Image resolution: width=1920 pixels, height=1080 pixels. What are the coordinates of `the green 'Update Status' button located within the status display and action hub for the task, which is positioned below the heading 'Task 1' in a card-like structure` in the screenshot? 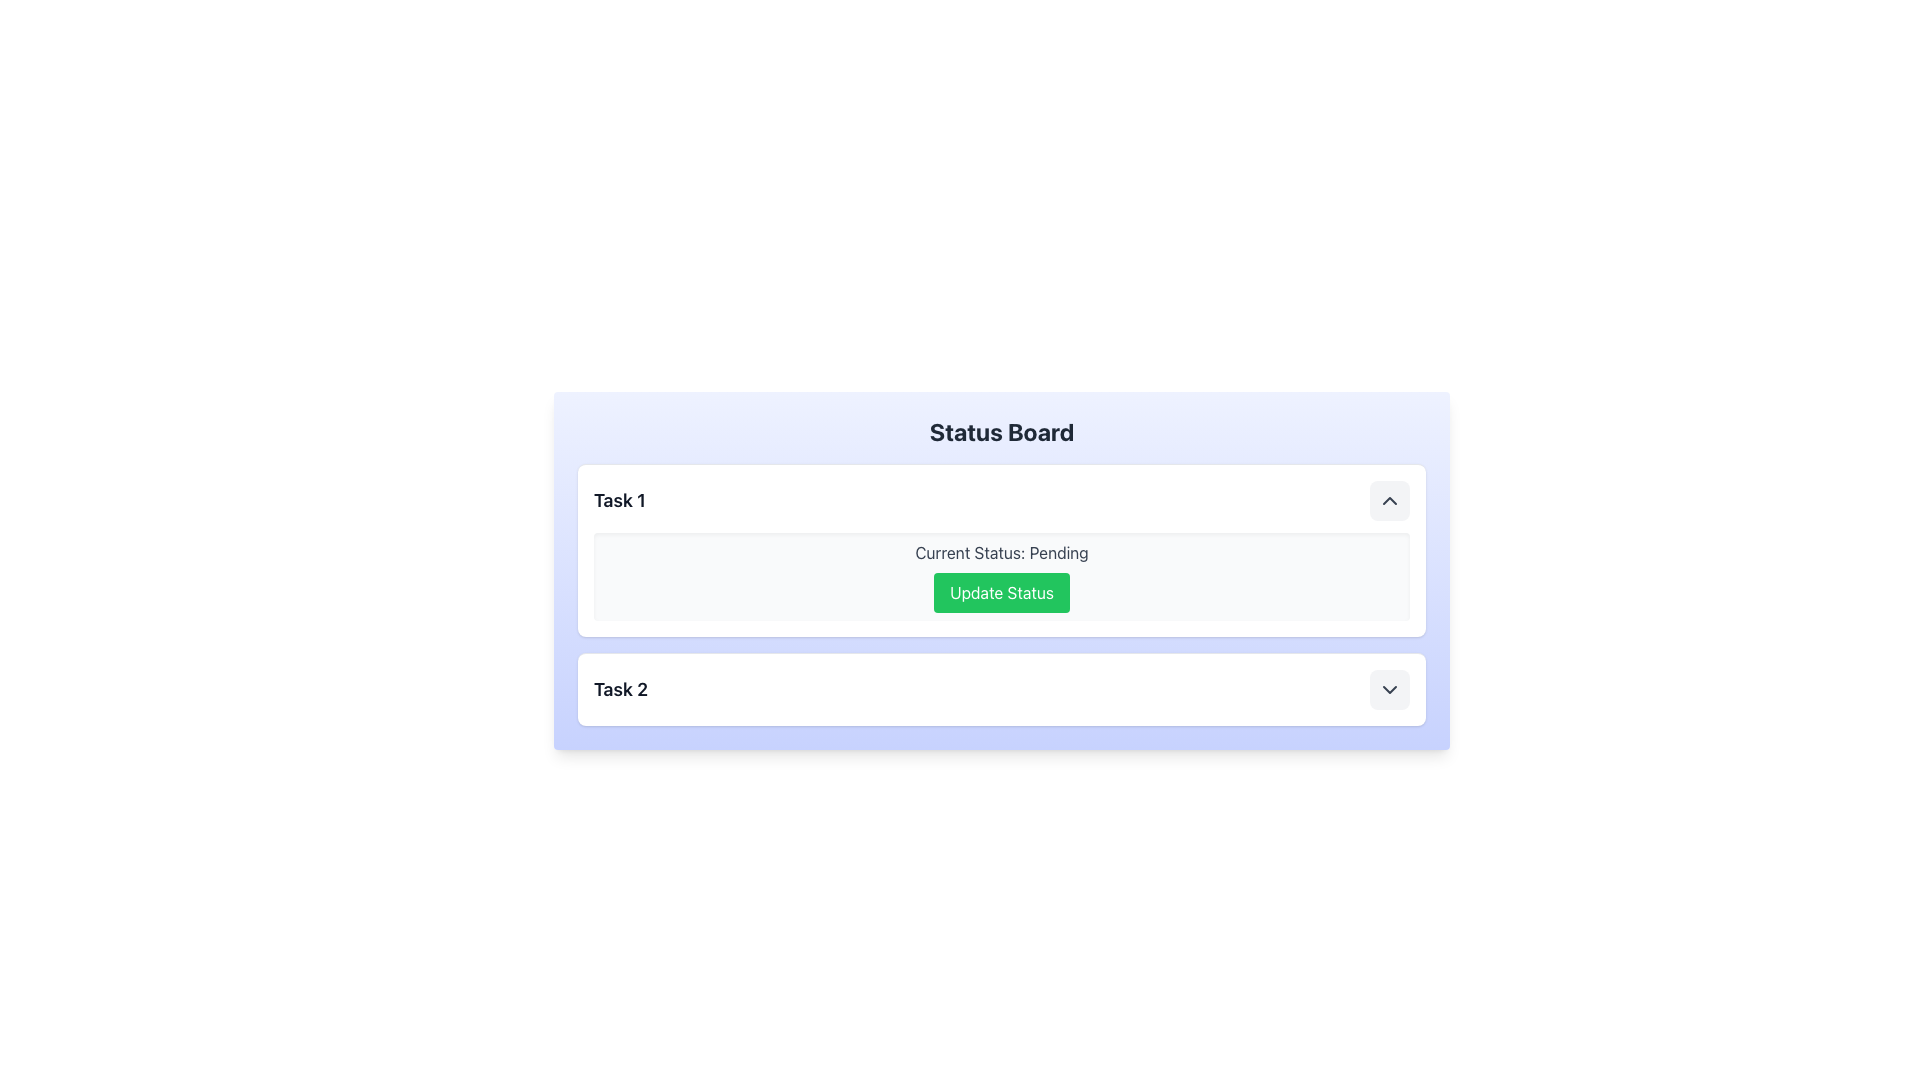 It's located at (1002, 577).